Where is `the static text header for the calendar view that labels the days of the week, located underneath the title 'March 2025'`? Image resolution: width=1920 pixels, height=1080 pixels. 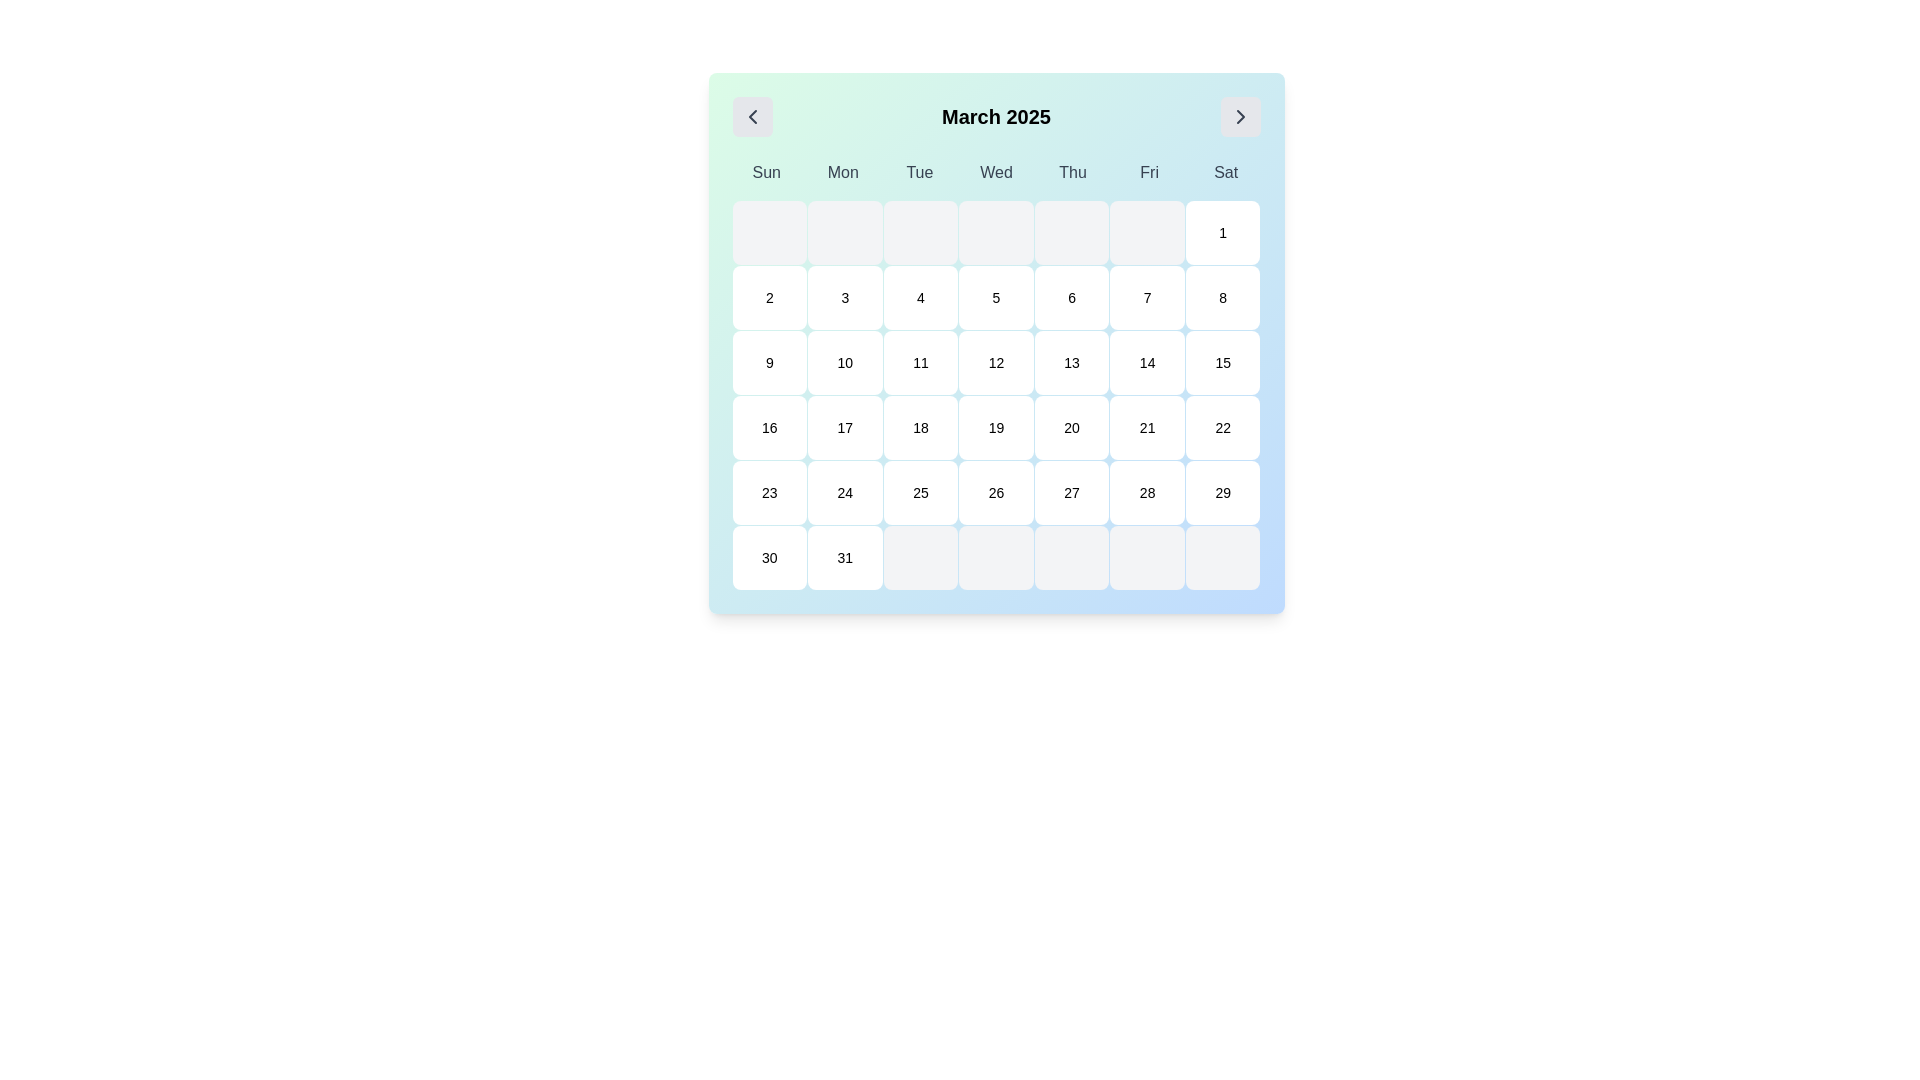 the static text header for the calendar view that labels the days of the week, located underneath the title 'March 2025' is located at coordinates (996, 172).